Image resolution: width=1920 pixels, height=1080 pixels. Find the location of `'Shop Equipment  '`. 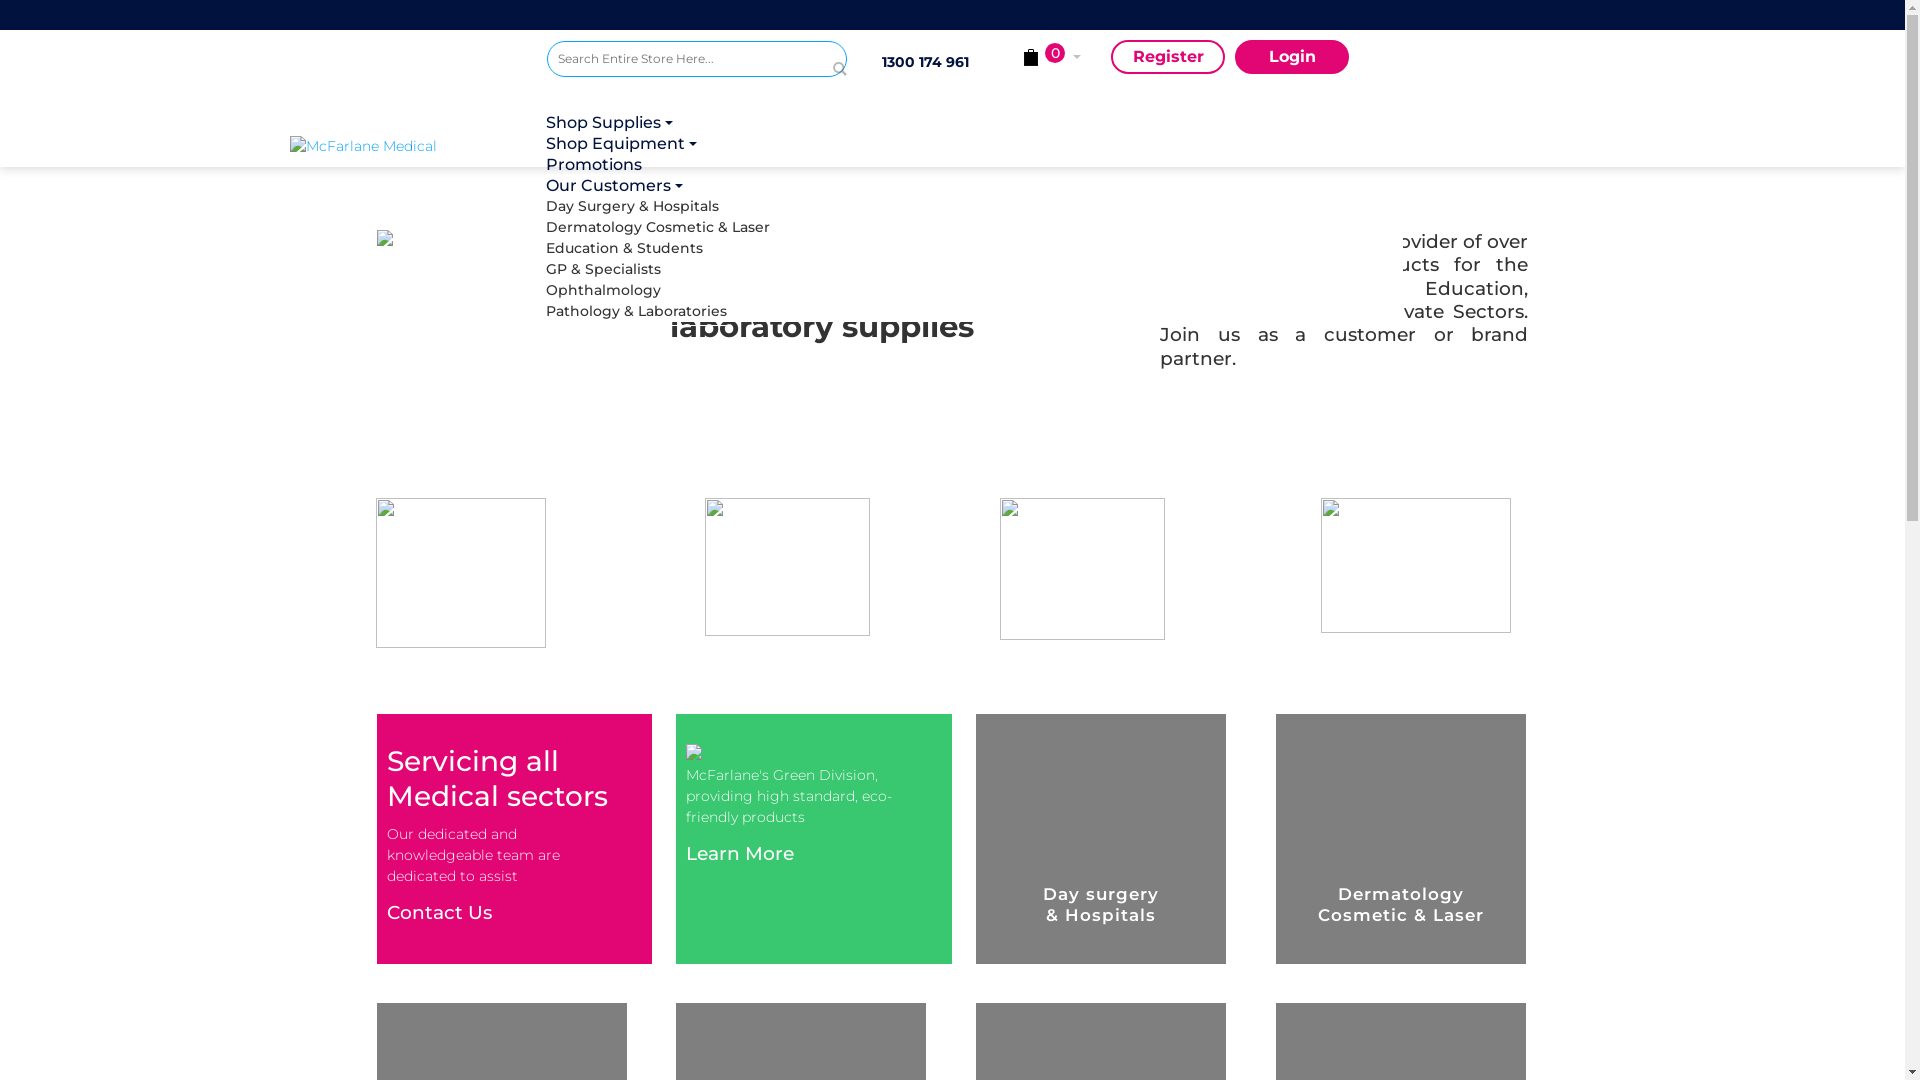

'Shop Equipment  ' is located at coordinates (622, 144).